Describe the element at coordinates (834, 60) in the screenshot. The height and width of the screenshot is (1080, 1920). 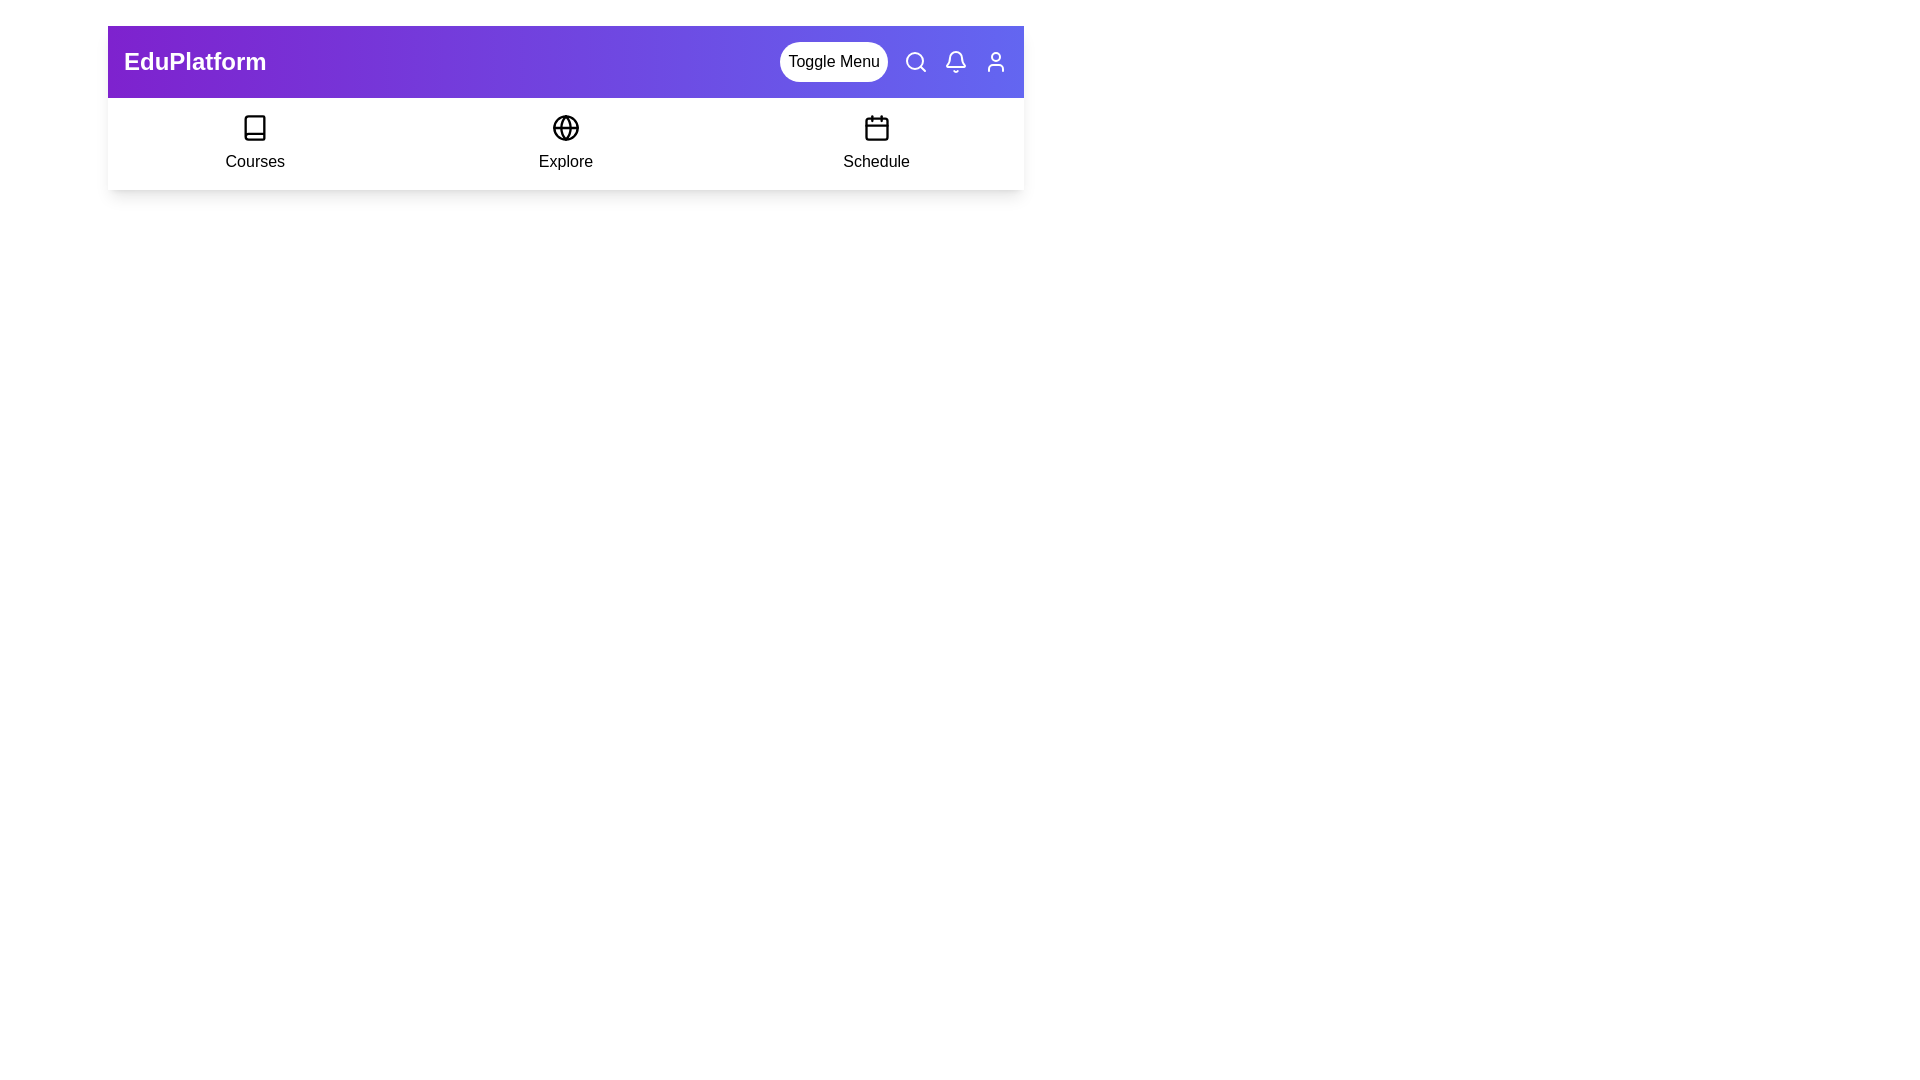
I see `the 'Toggle Menu' button to toggle the visibility of the menu` at that location.